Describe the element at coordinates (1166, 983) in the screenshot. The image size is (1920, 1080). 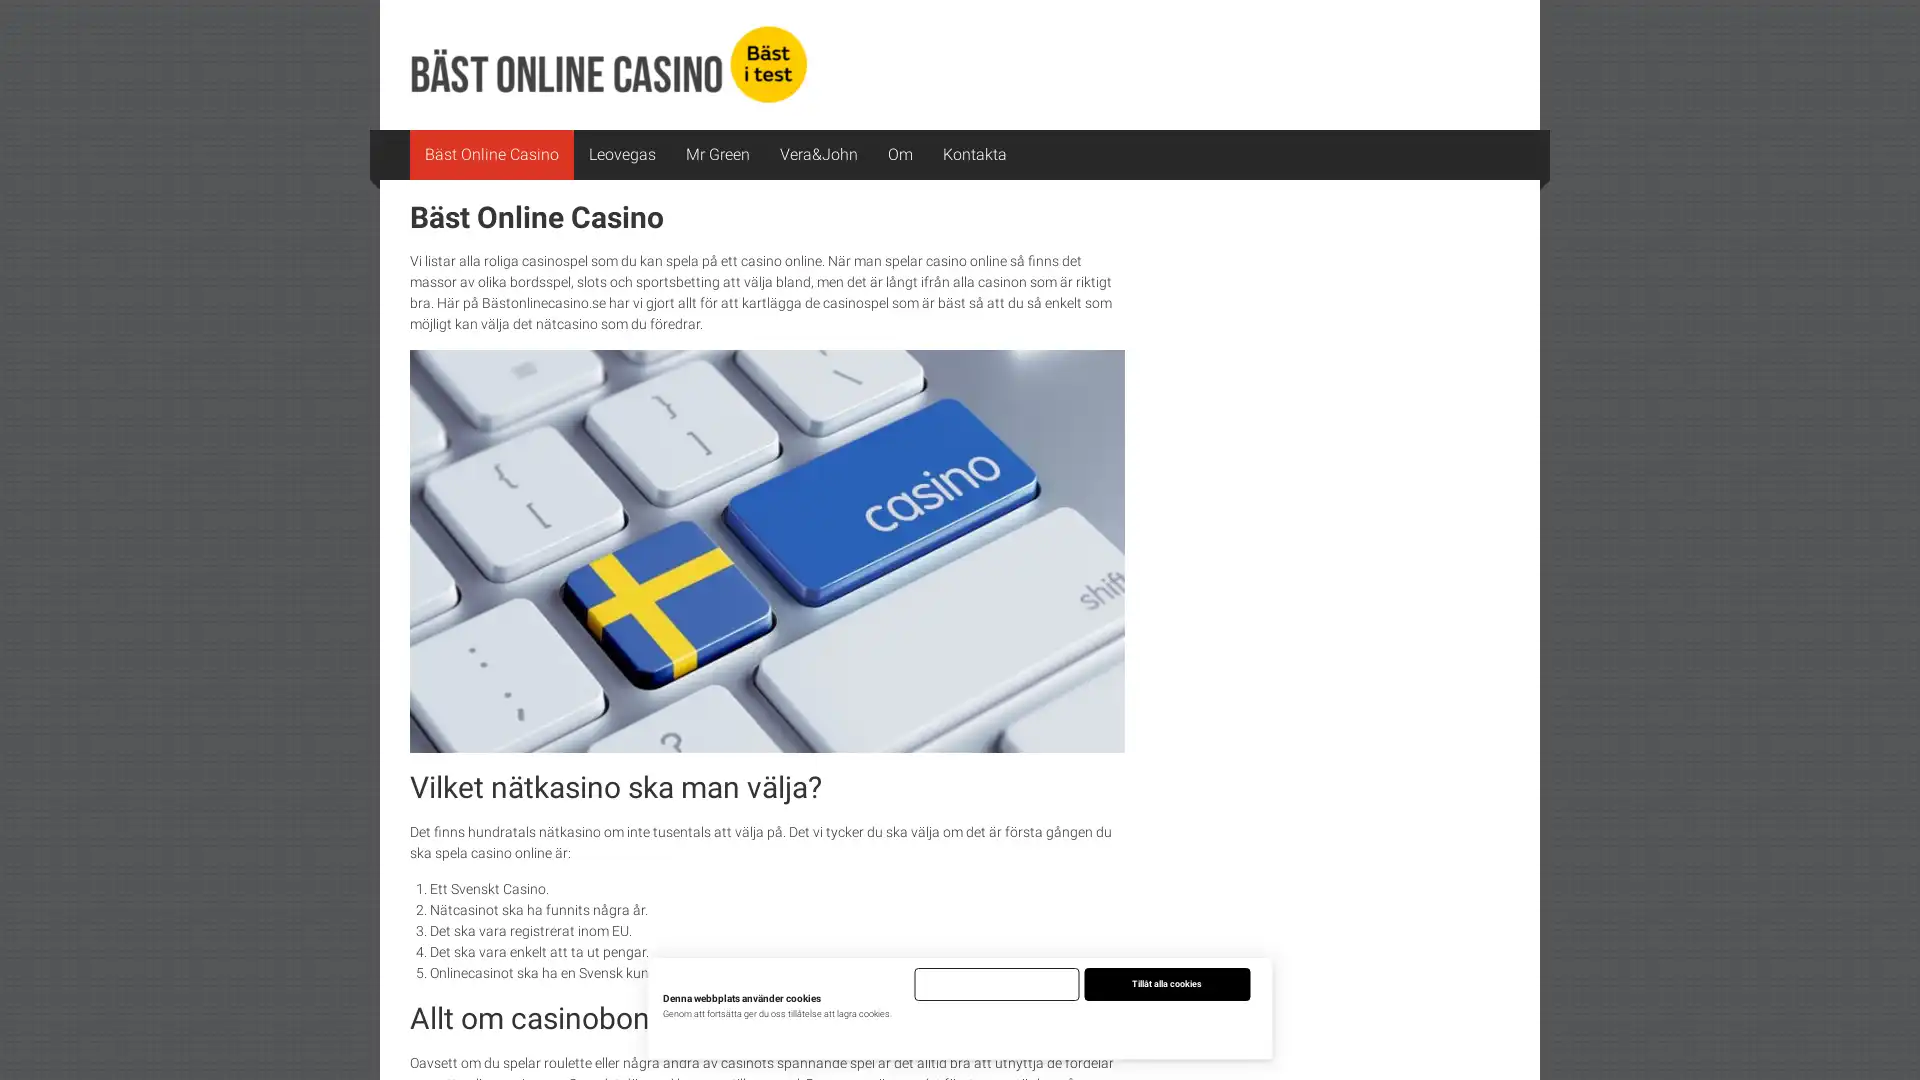
I see `Tillat alla cookies` at that location.